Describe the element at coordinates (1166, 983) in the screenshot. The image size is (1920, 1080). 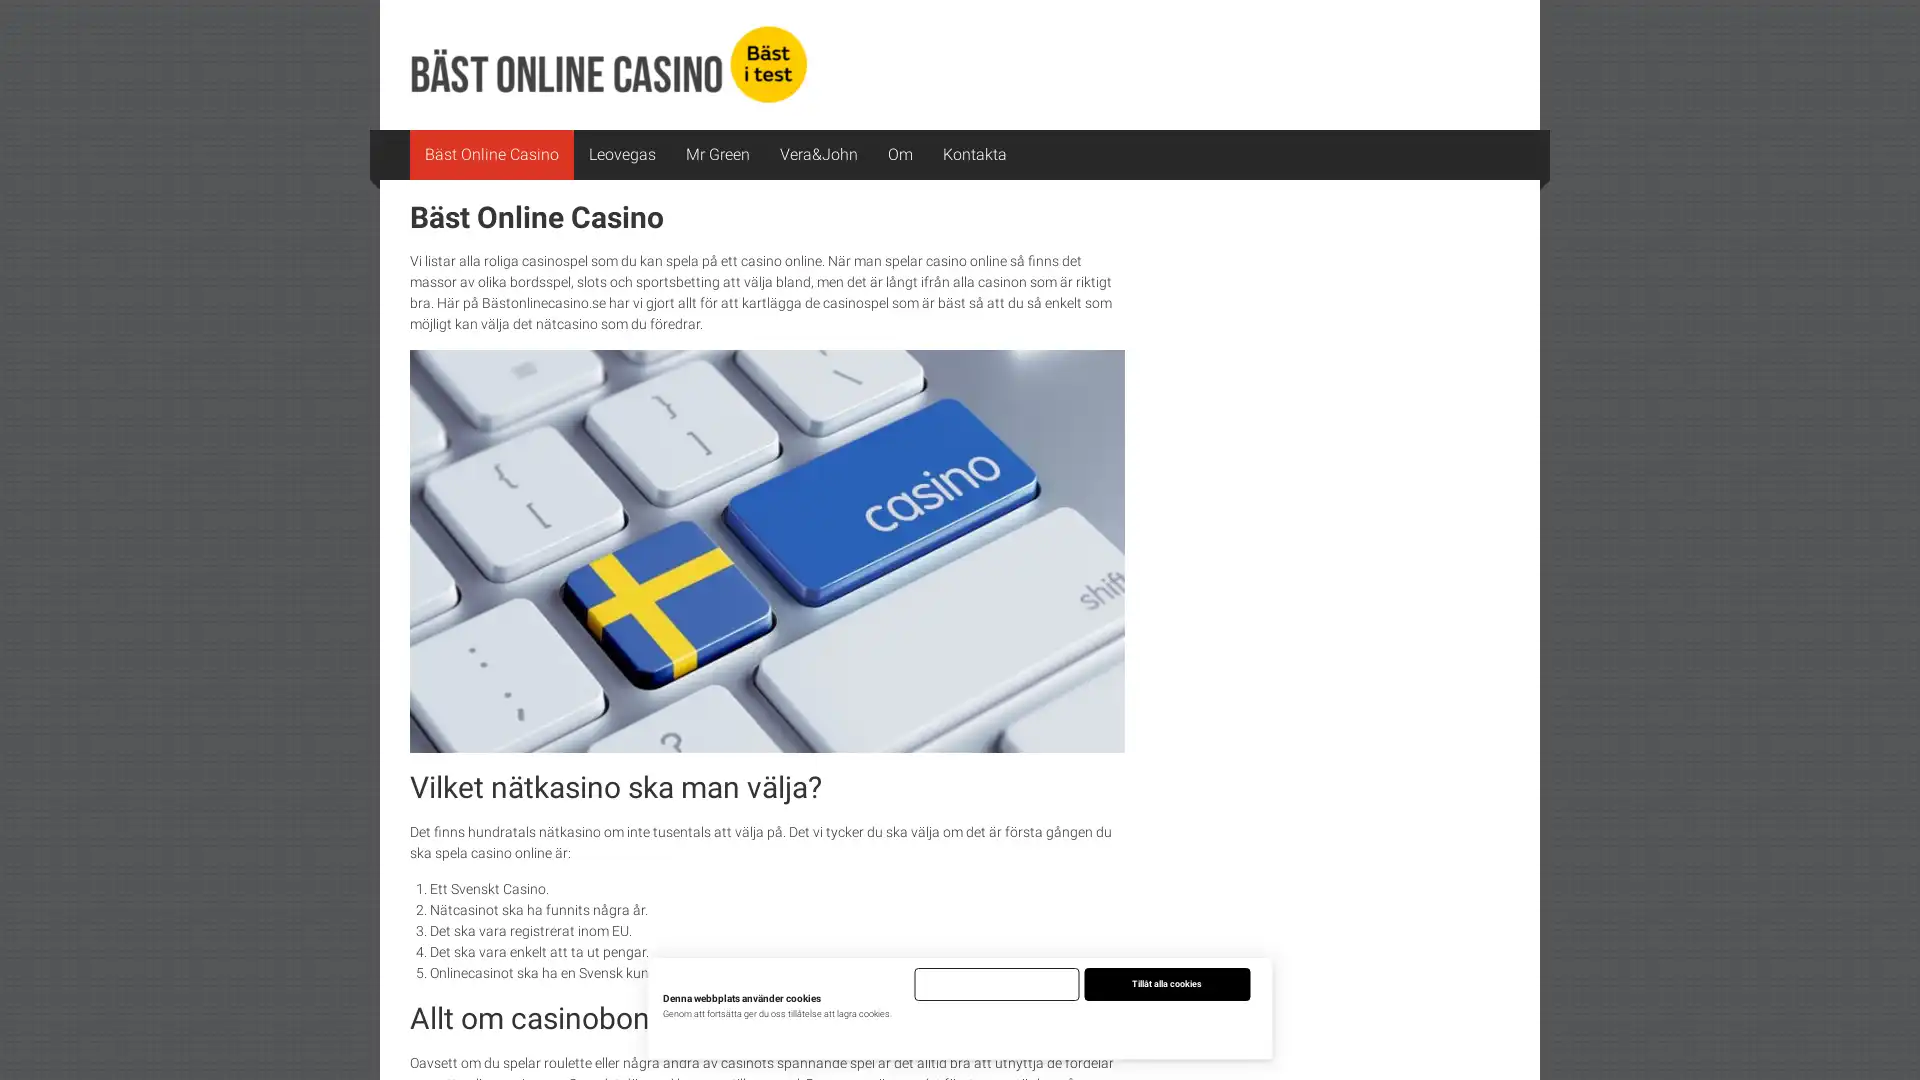
I see `Tillat alla cookies` at that location.